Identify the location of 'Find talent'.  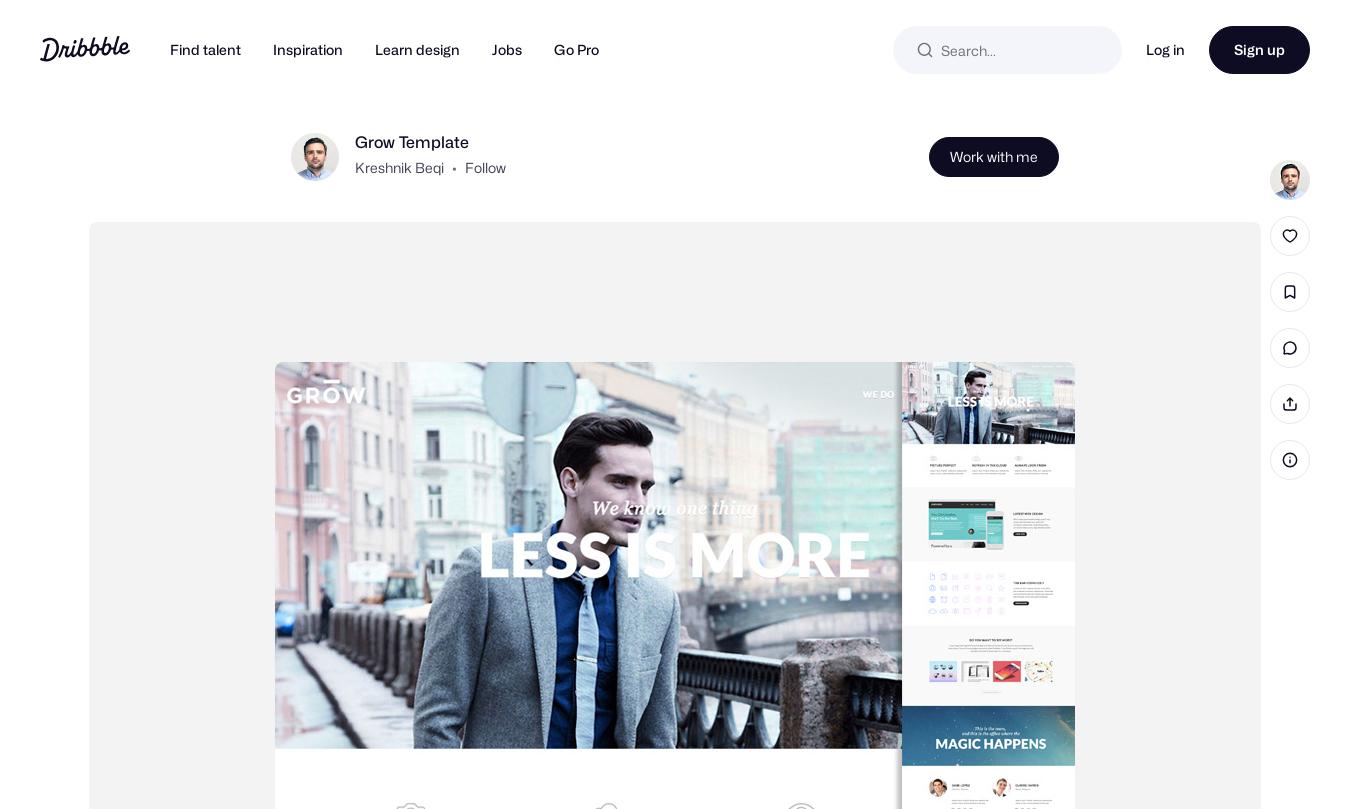
(205, 49).